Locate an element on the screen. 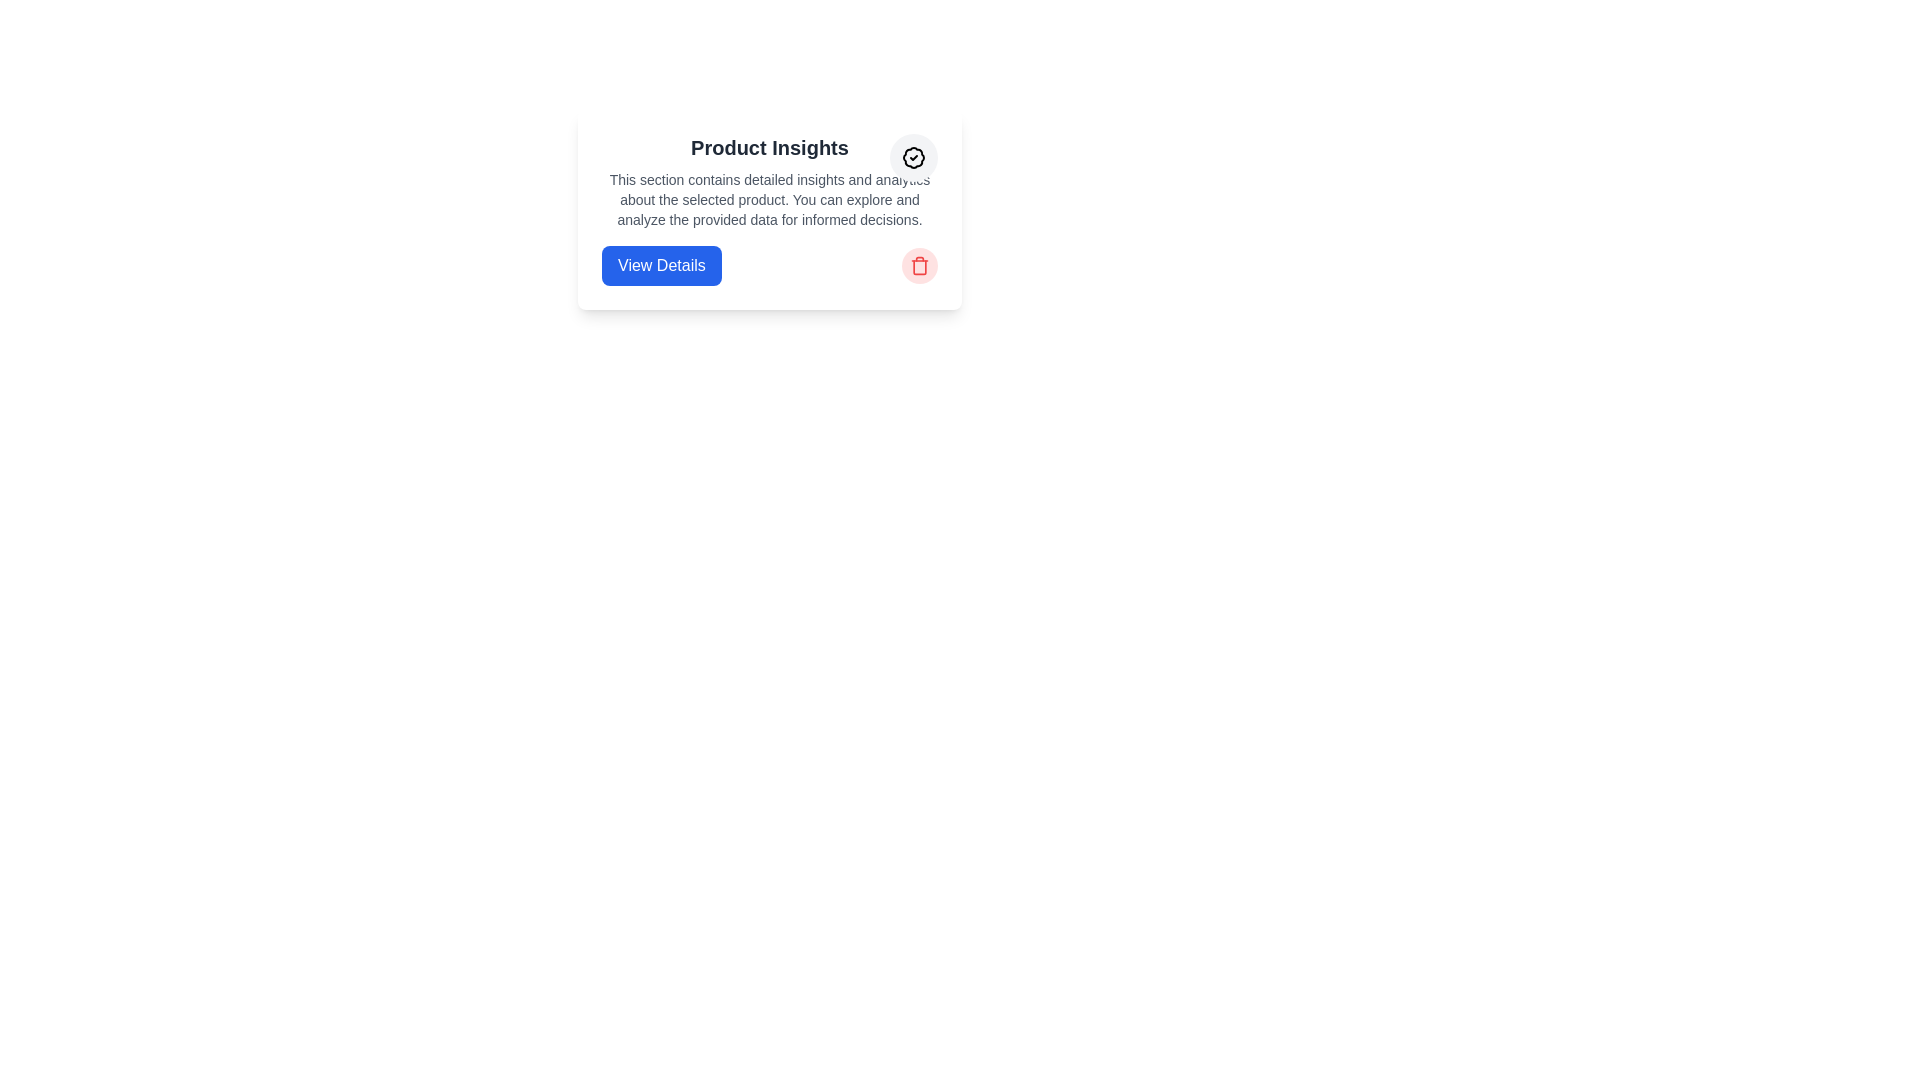  the red-colored trash bin icon located within the bottom-right section of a rectangular card interface is located at coordinates (919, 265).